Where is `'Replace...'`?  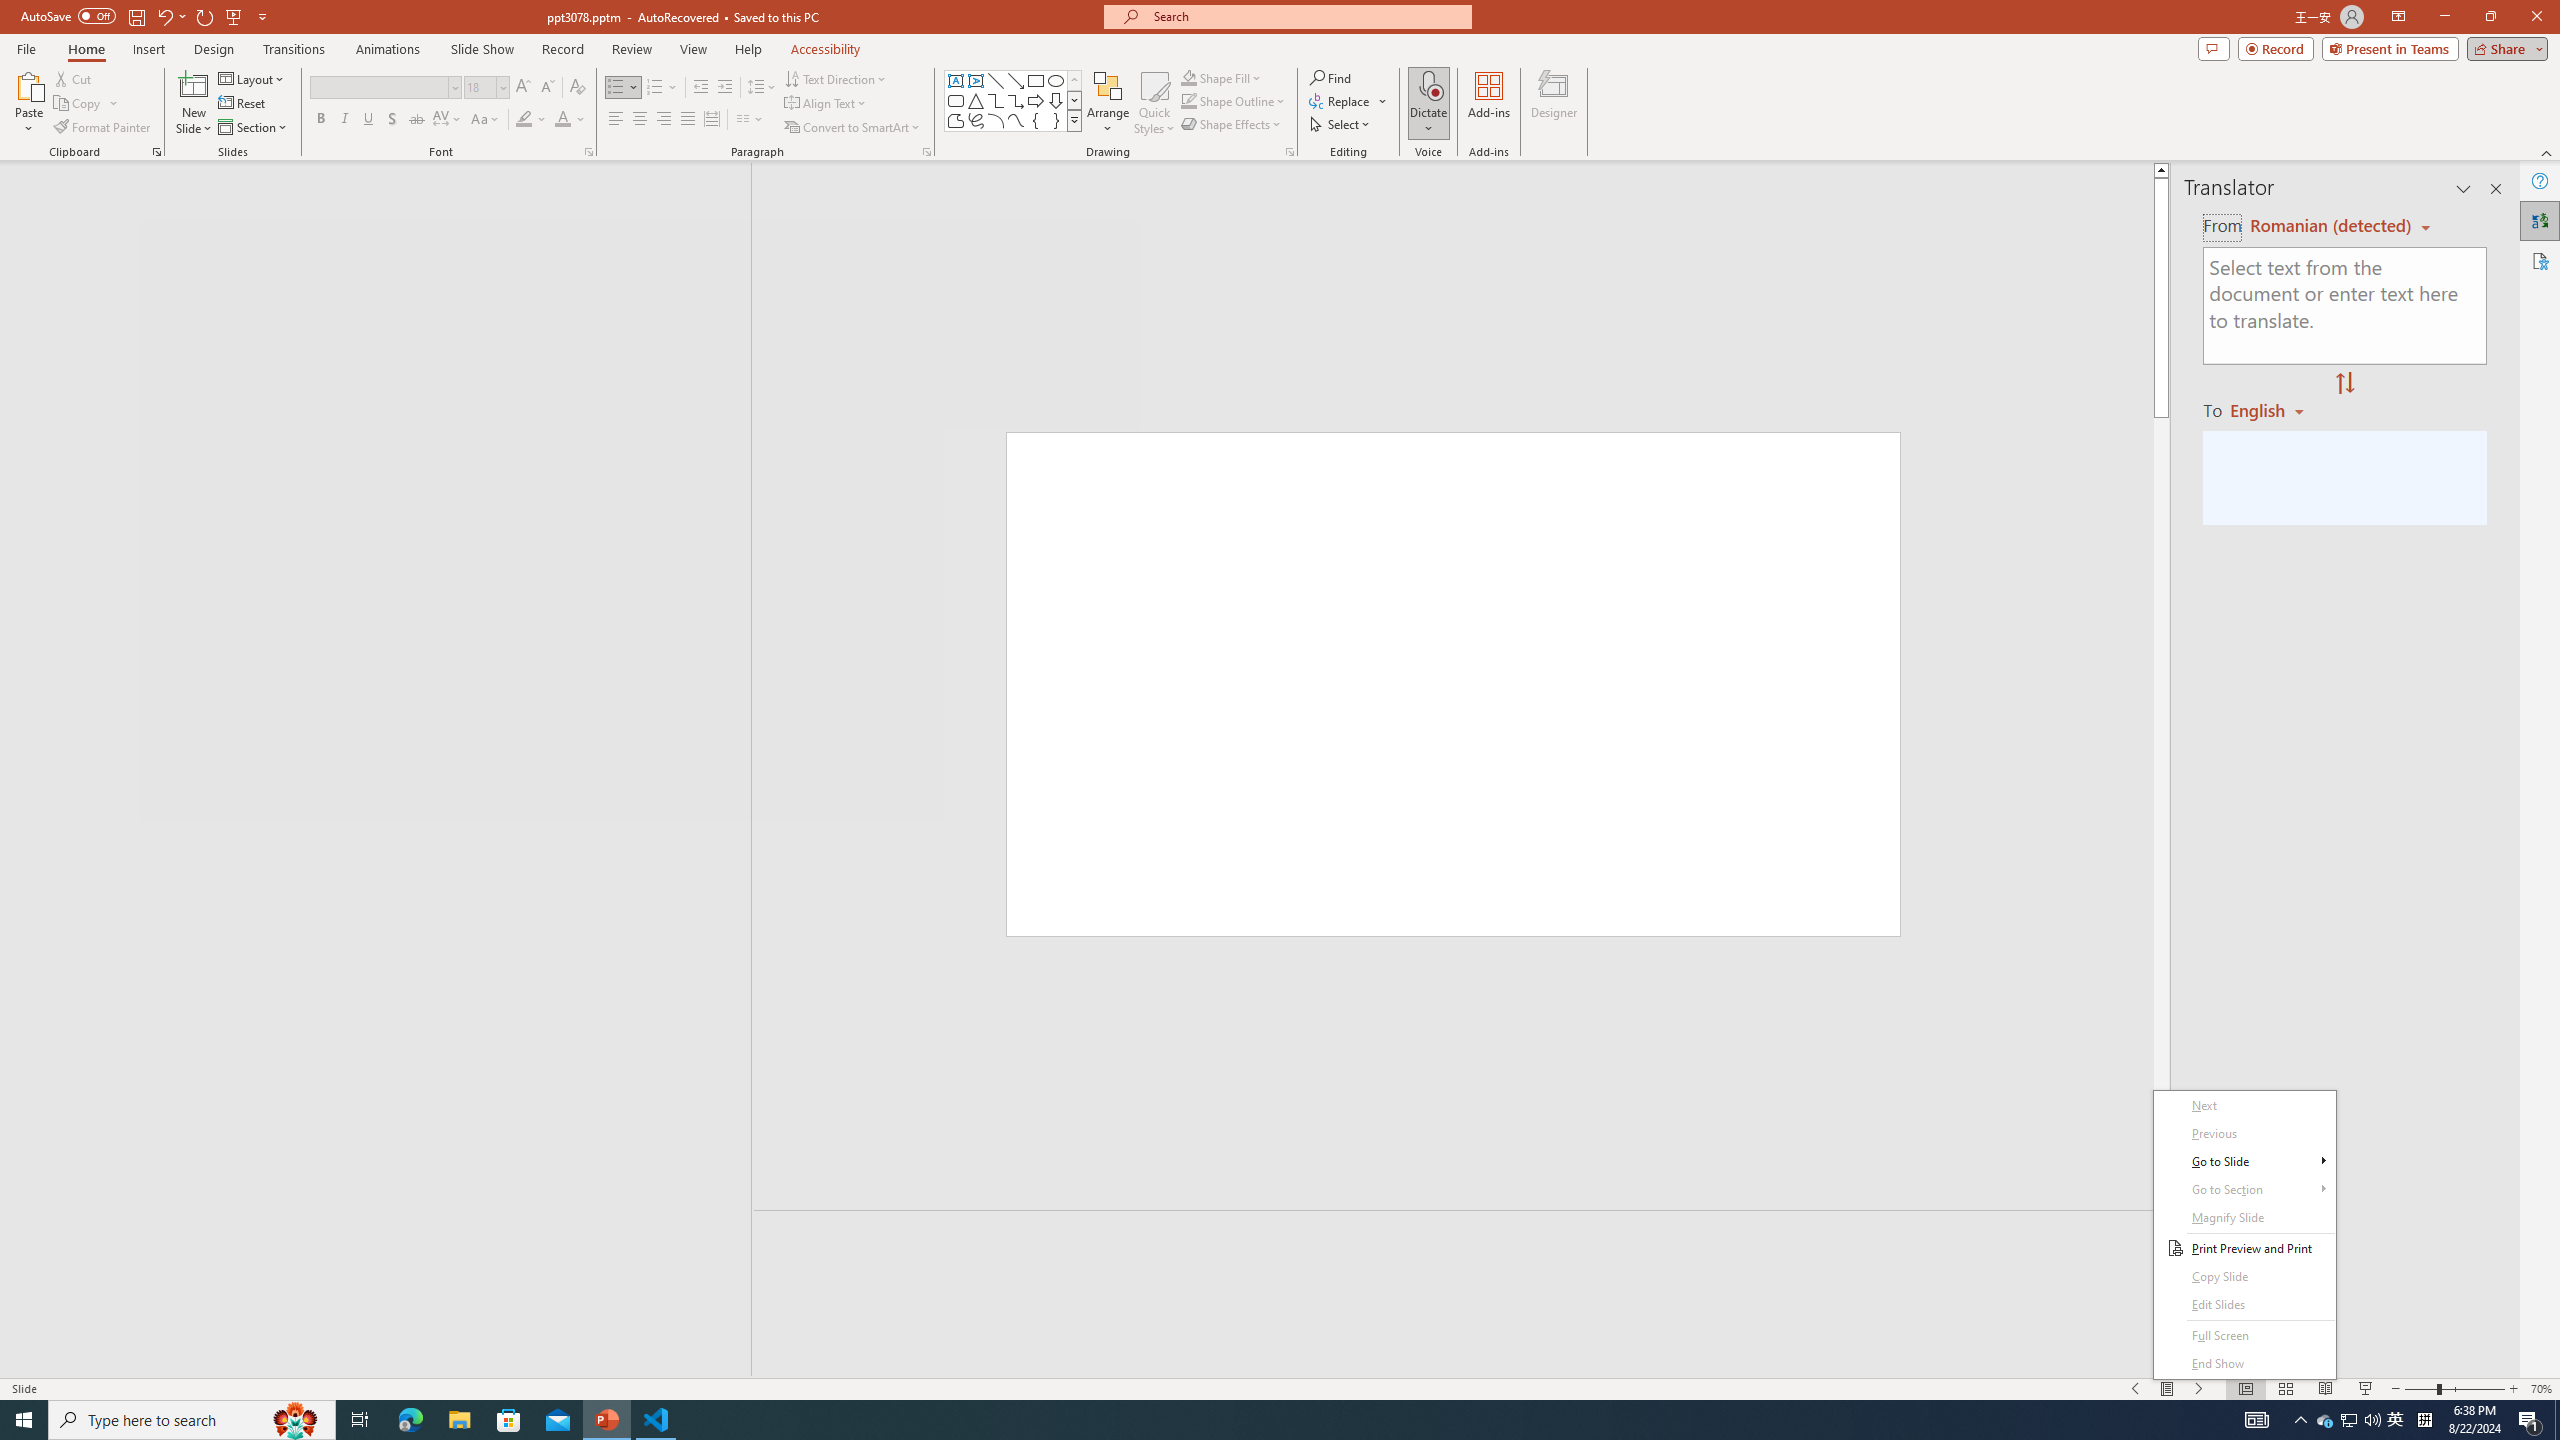
'Replace...' is located at coordinates (1341, 99).